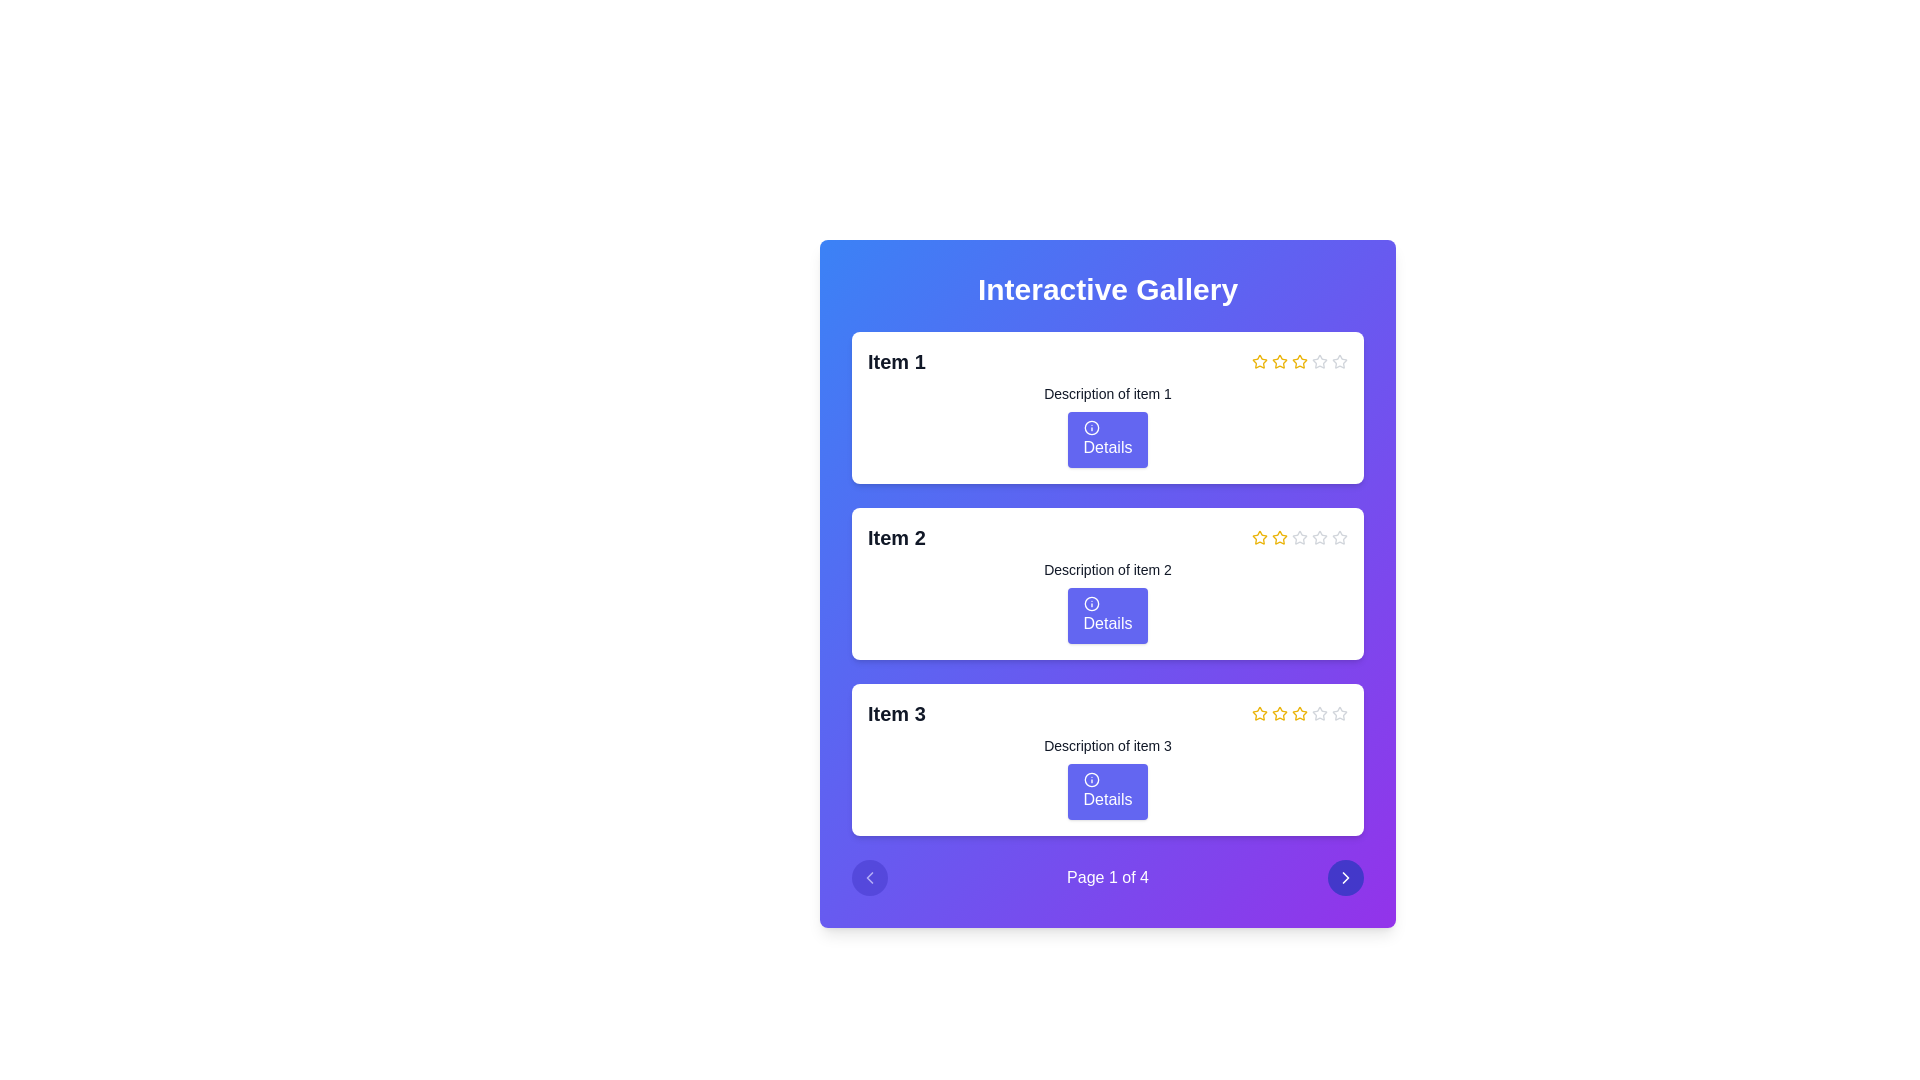  Describe the element at coordinates (1090, 778) in the screenshot. I see `the circular SVG element representing the 'info' icon, which is styled as part of an icon and is positioned in the 'Details' button under 'Item 3'` at that location.